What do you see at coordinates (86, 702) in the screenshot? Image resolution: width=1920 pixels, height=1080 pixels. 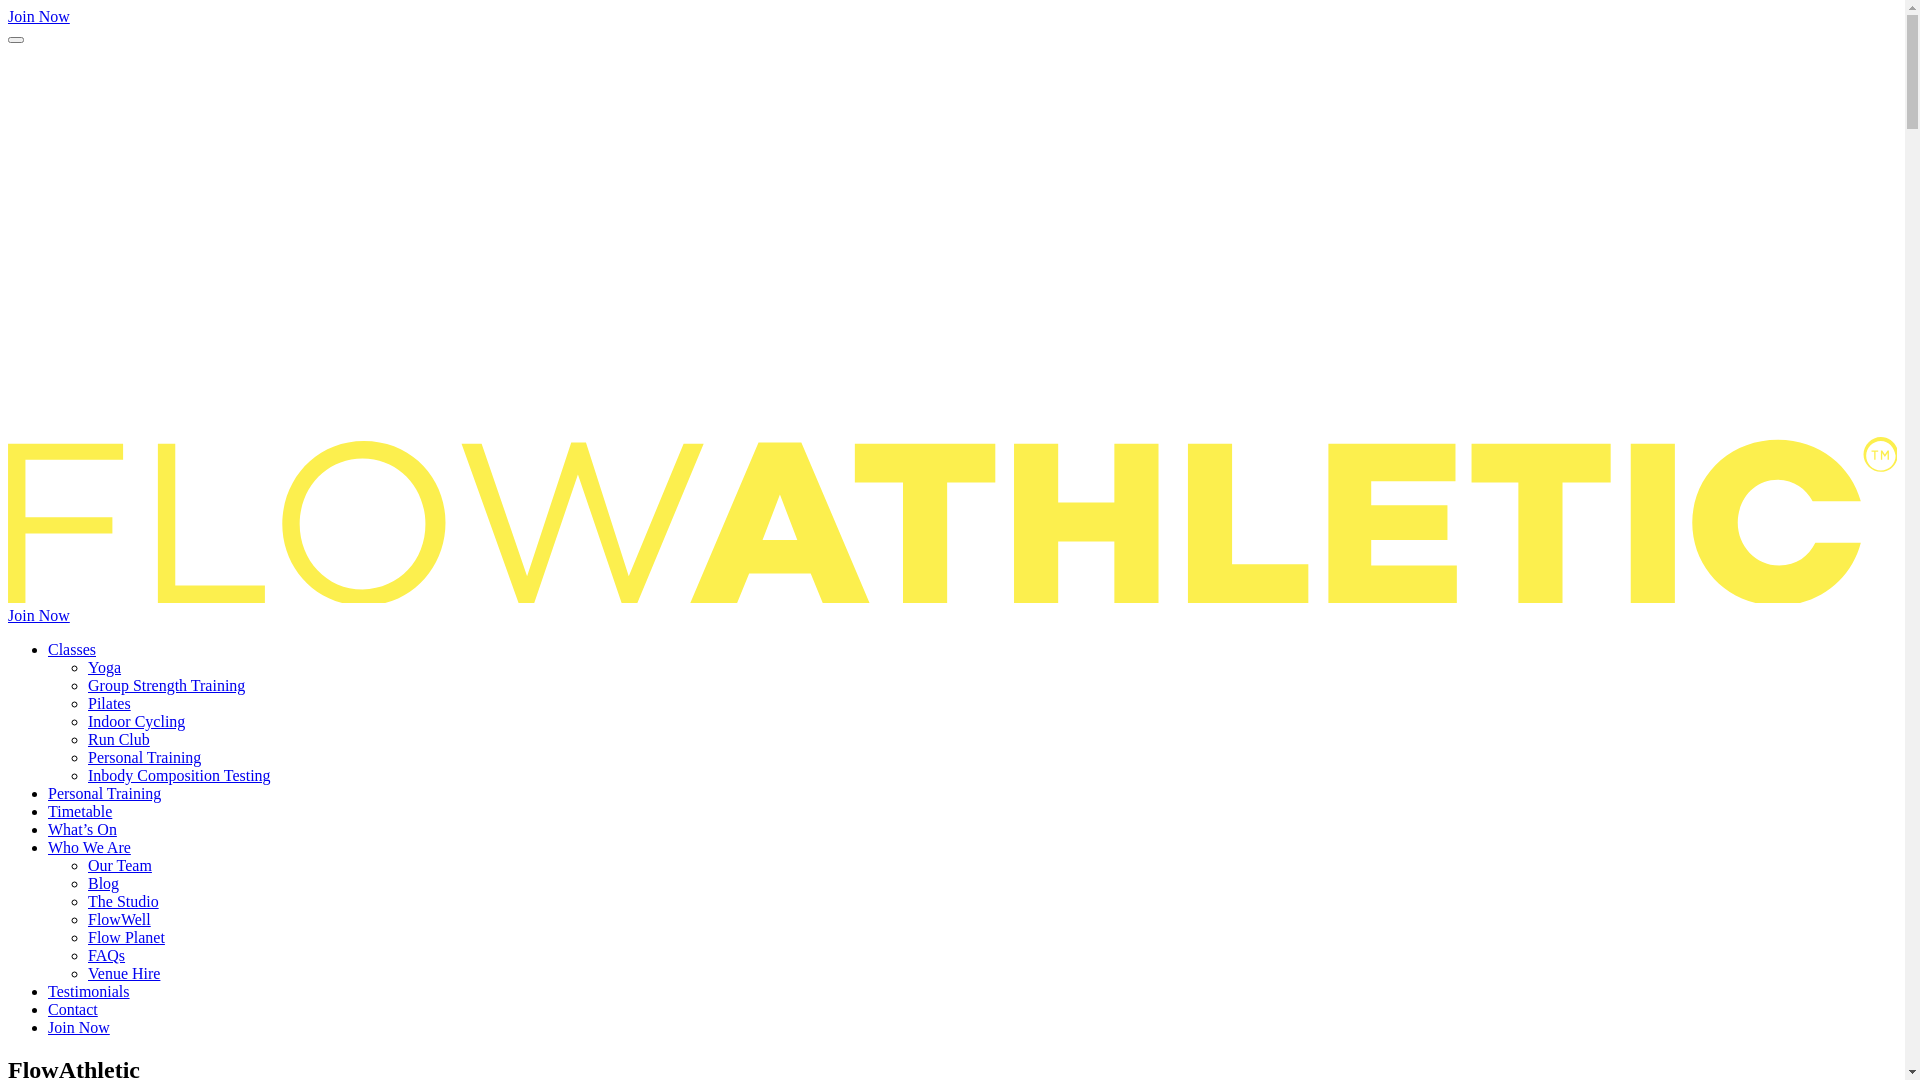 I see `'Pilates'` at bounding box center [86, 702].